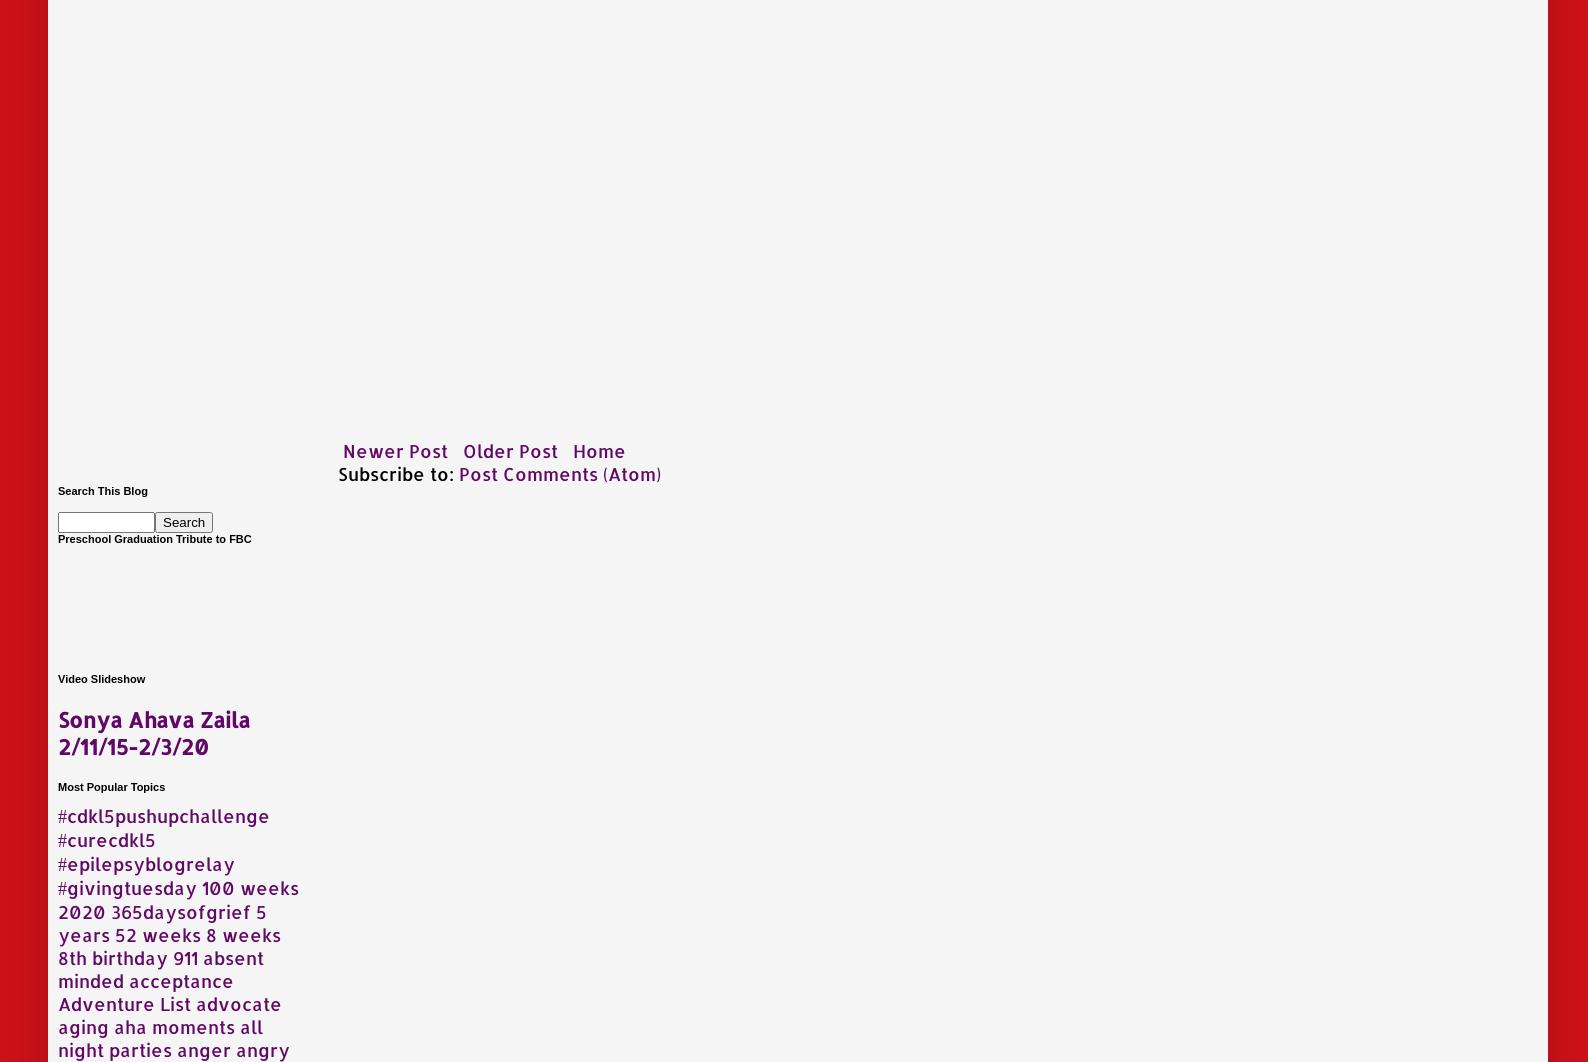  I want to click on 'Newer Post', so click(394, 448).